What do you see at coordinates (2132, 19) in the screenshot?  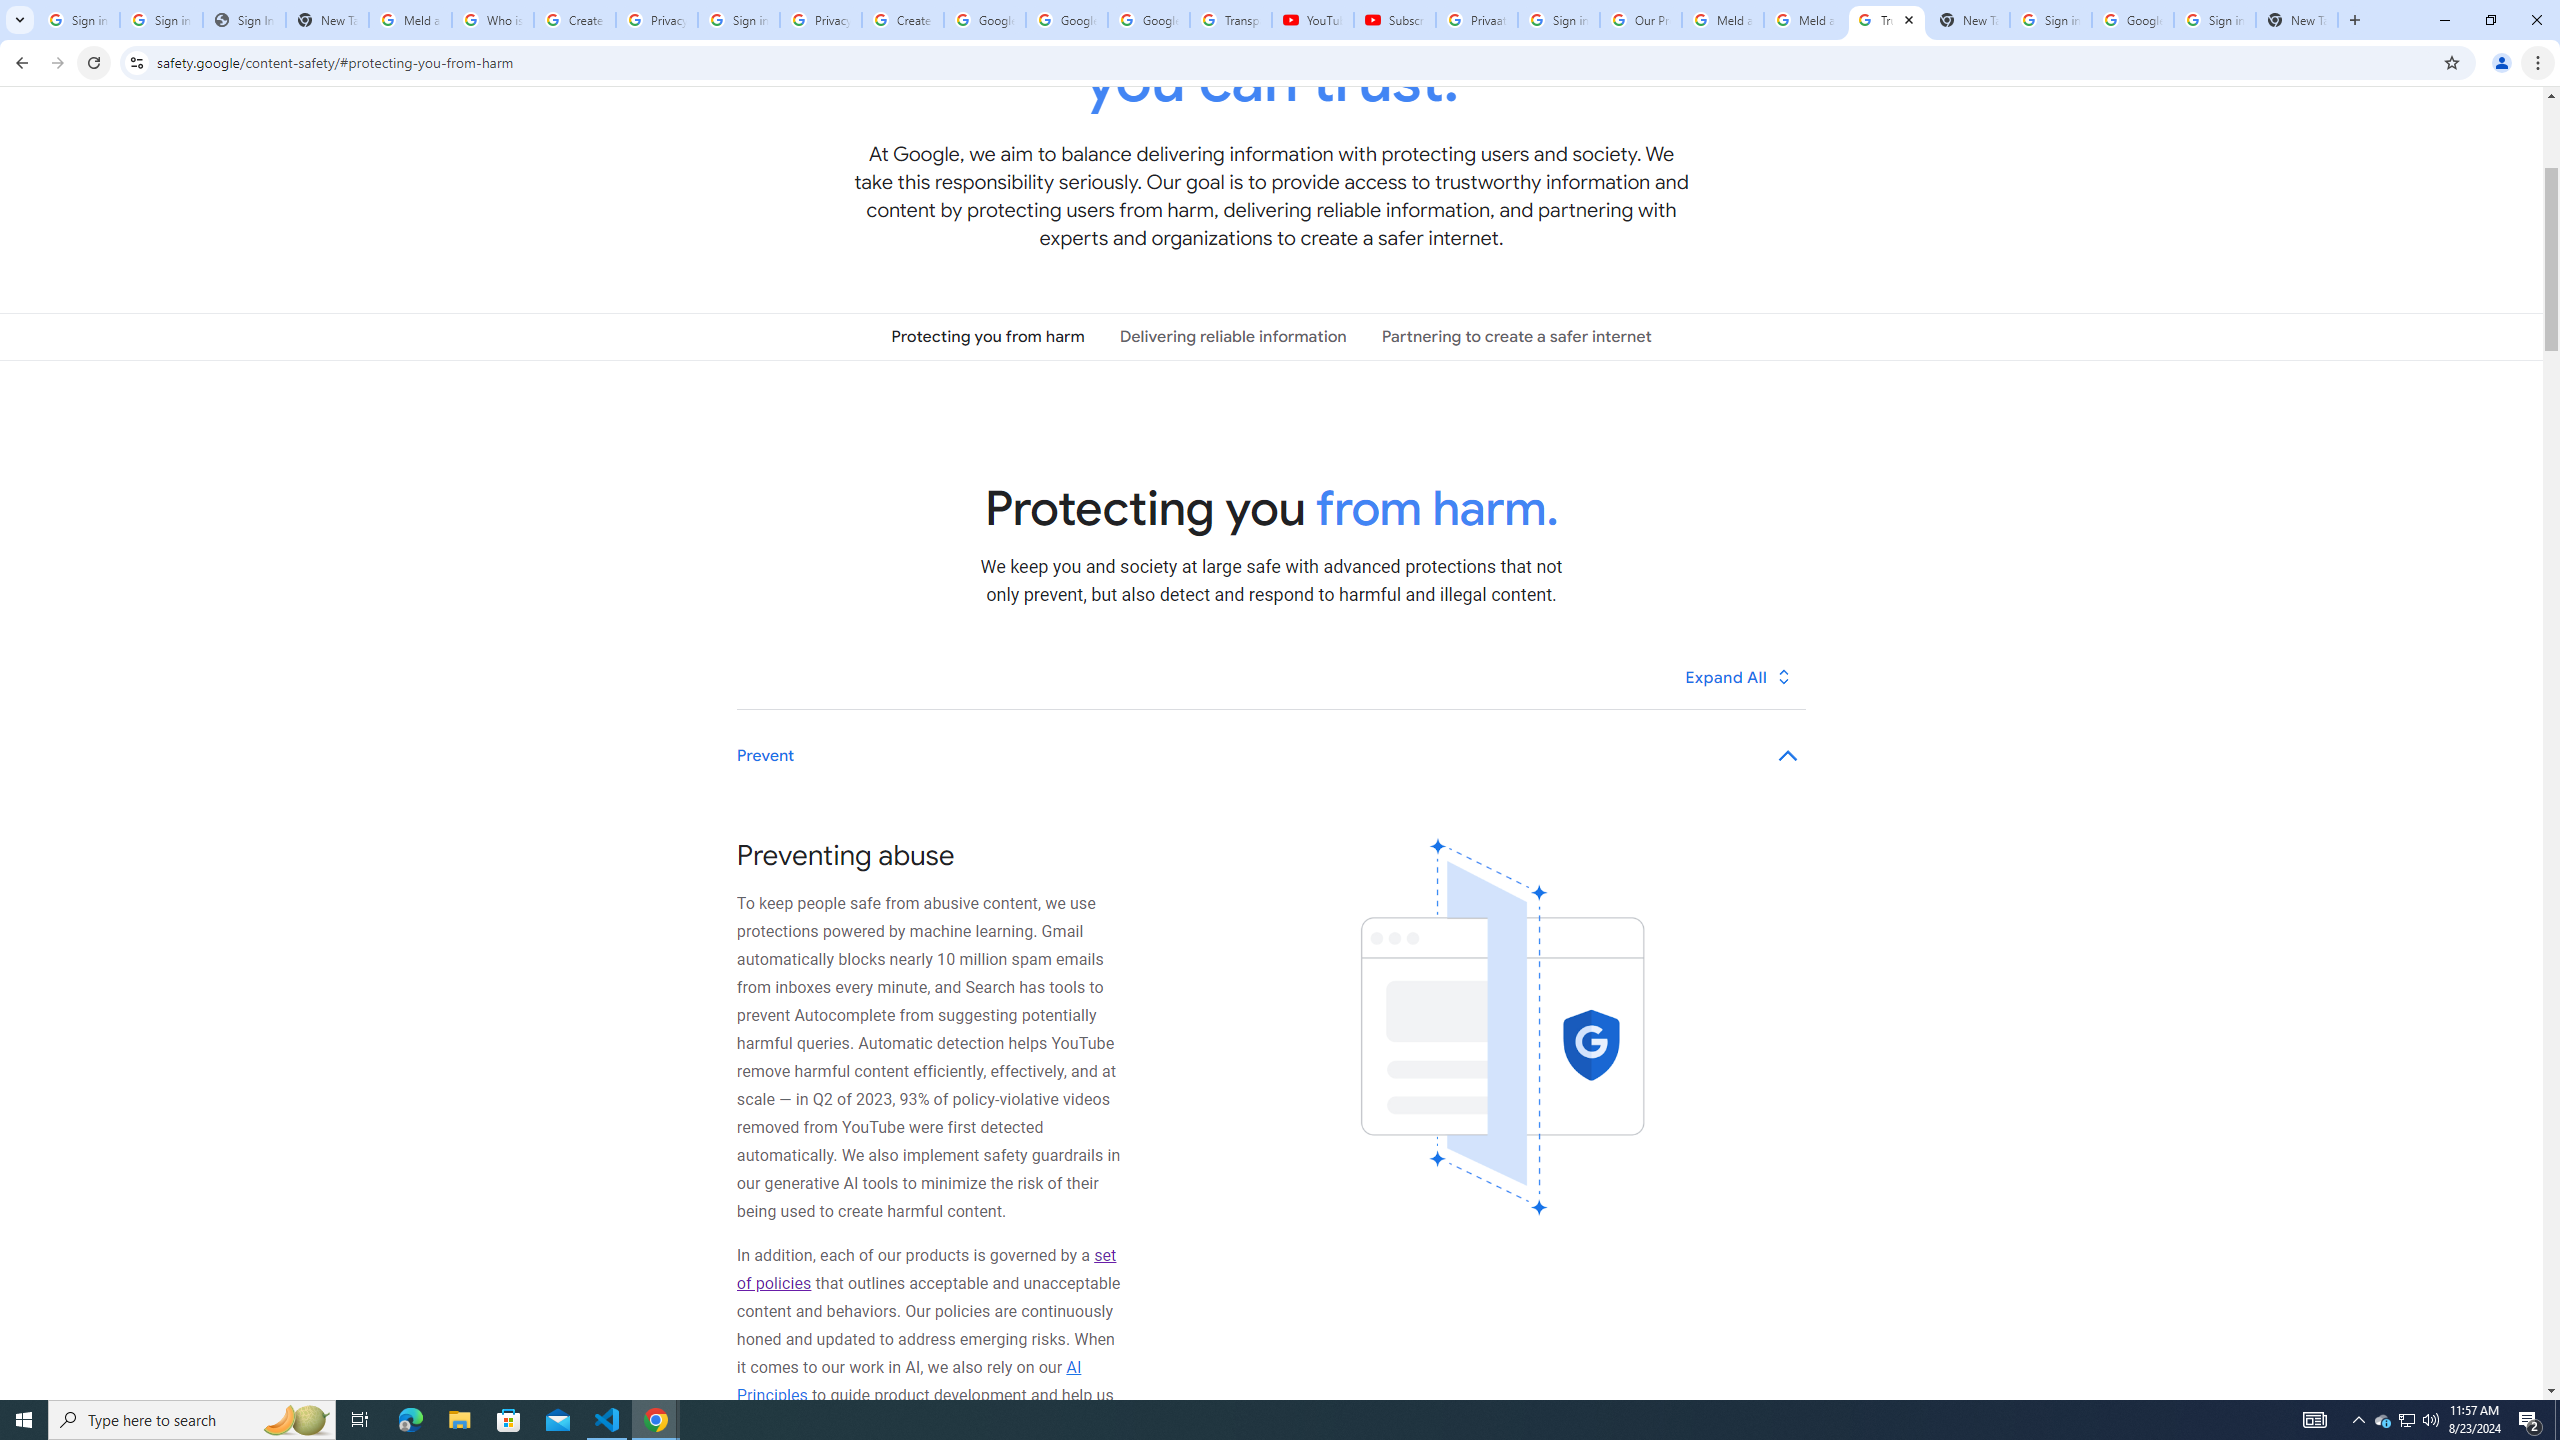 I see `'Google Cybersecurity Innovations - Google Safety Center'` at bounding box center [2132, 19].